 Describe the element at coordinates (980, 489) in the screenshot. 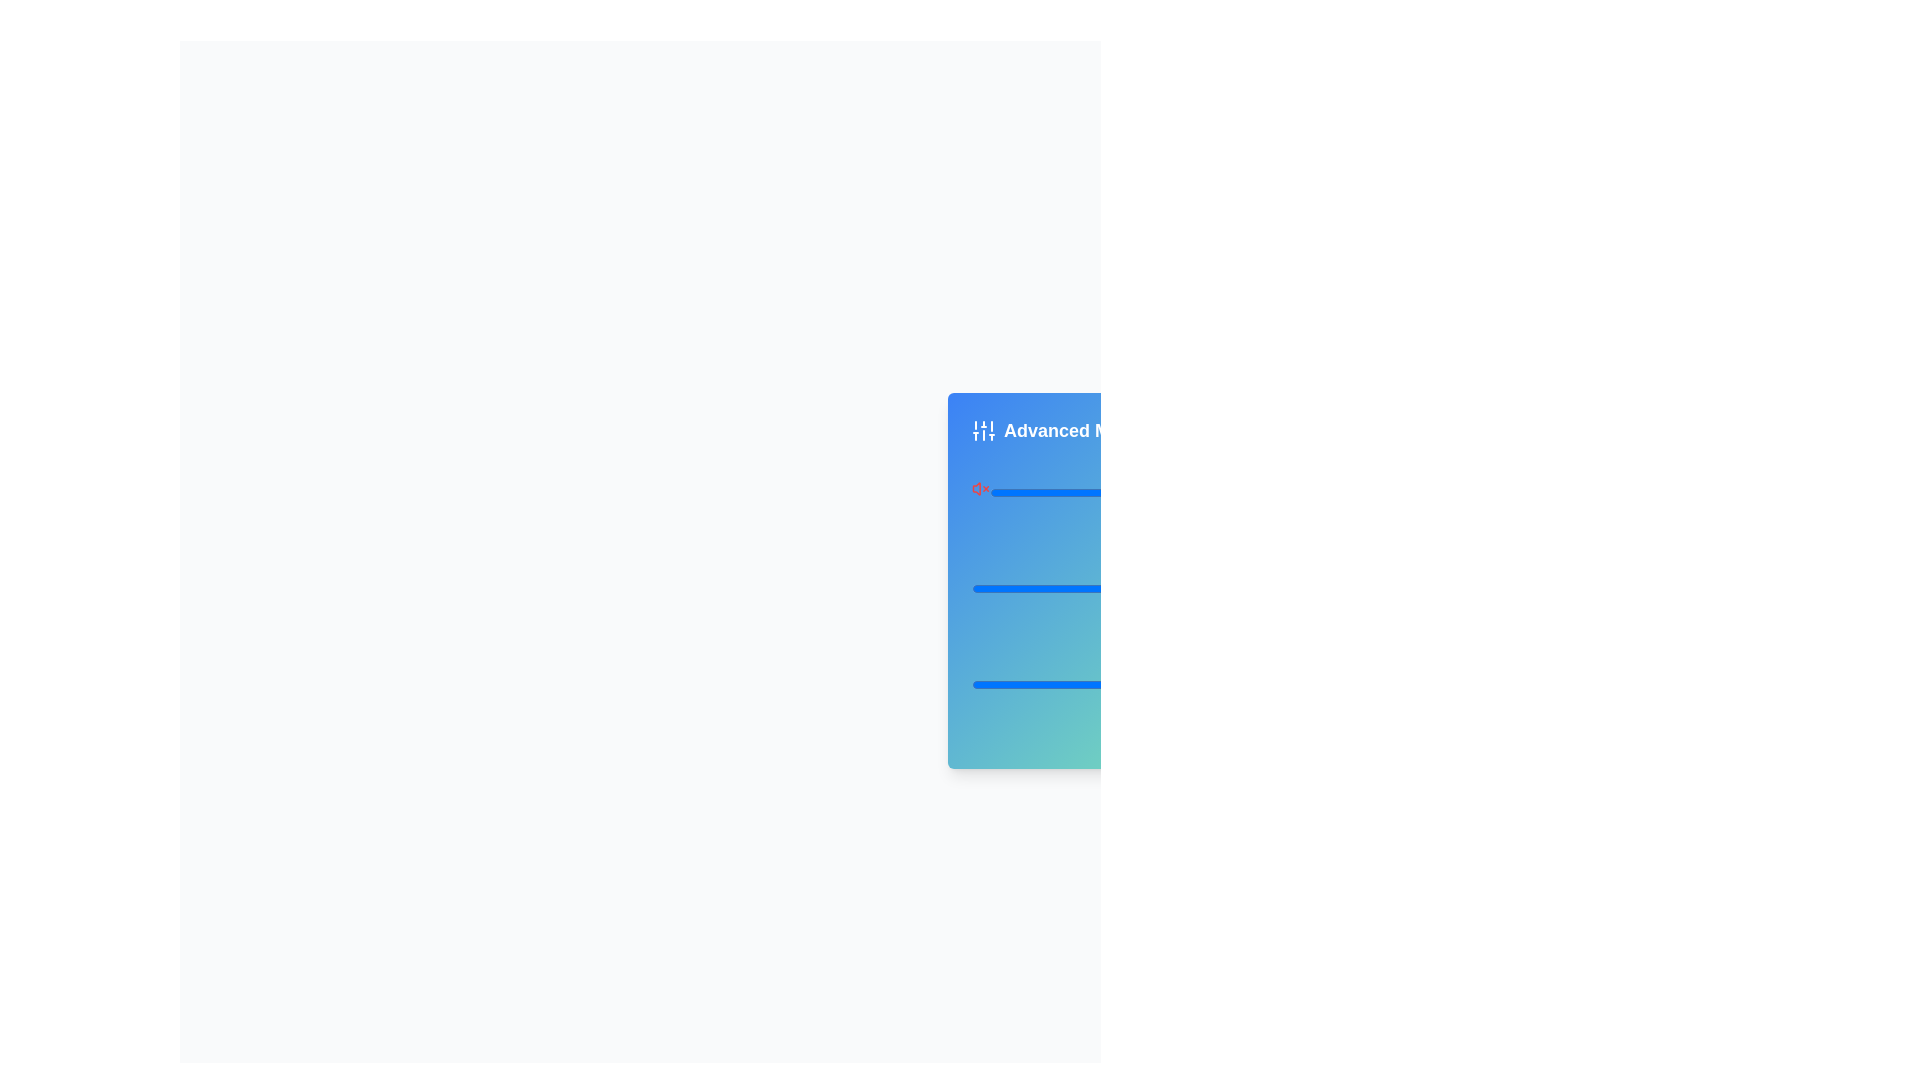

I see `the red mute icon button that resembles a speaker with an 'x', located to the left of a slider control and other icons` at that location.